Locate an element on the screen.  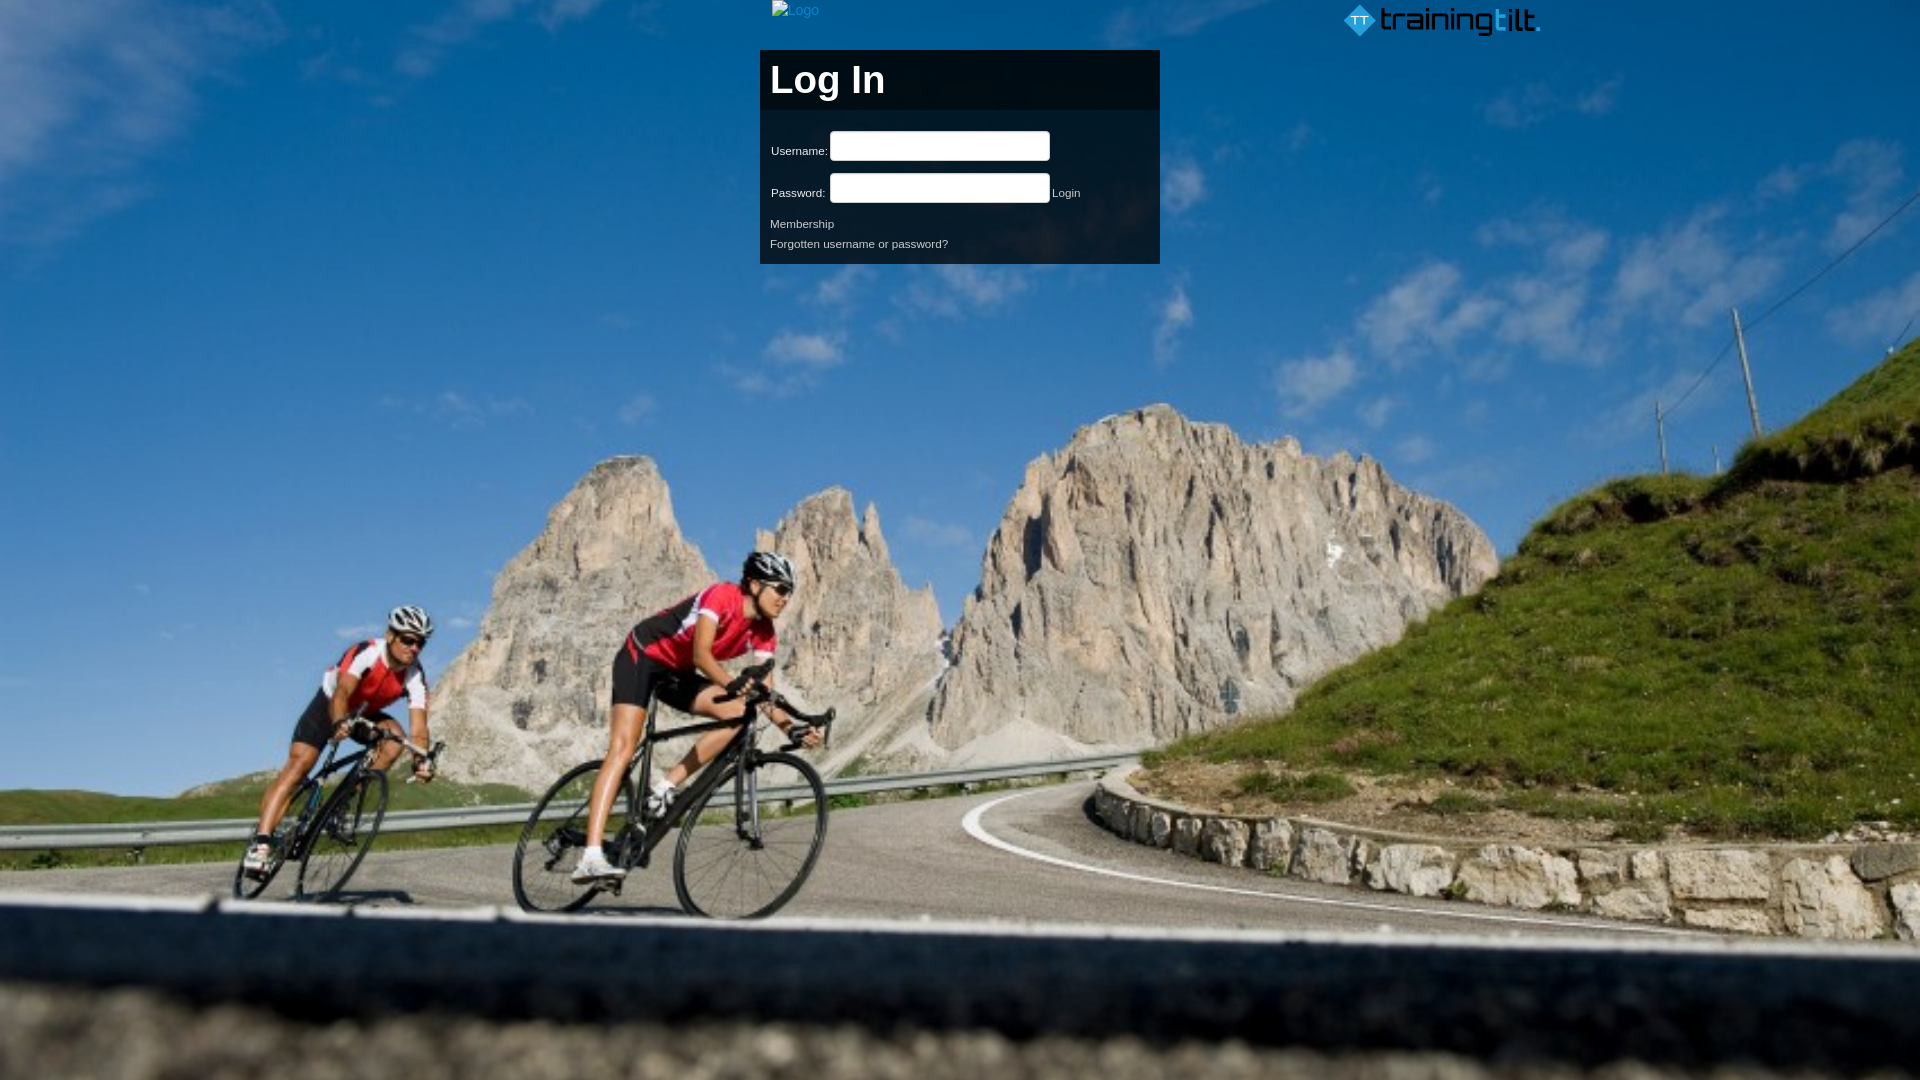
'Membership' is located at coordinates (768, 223).